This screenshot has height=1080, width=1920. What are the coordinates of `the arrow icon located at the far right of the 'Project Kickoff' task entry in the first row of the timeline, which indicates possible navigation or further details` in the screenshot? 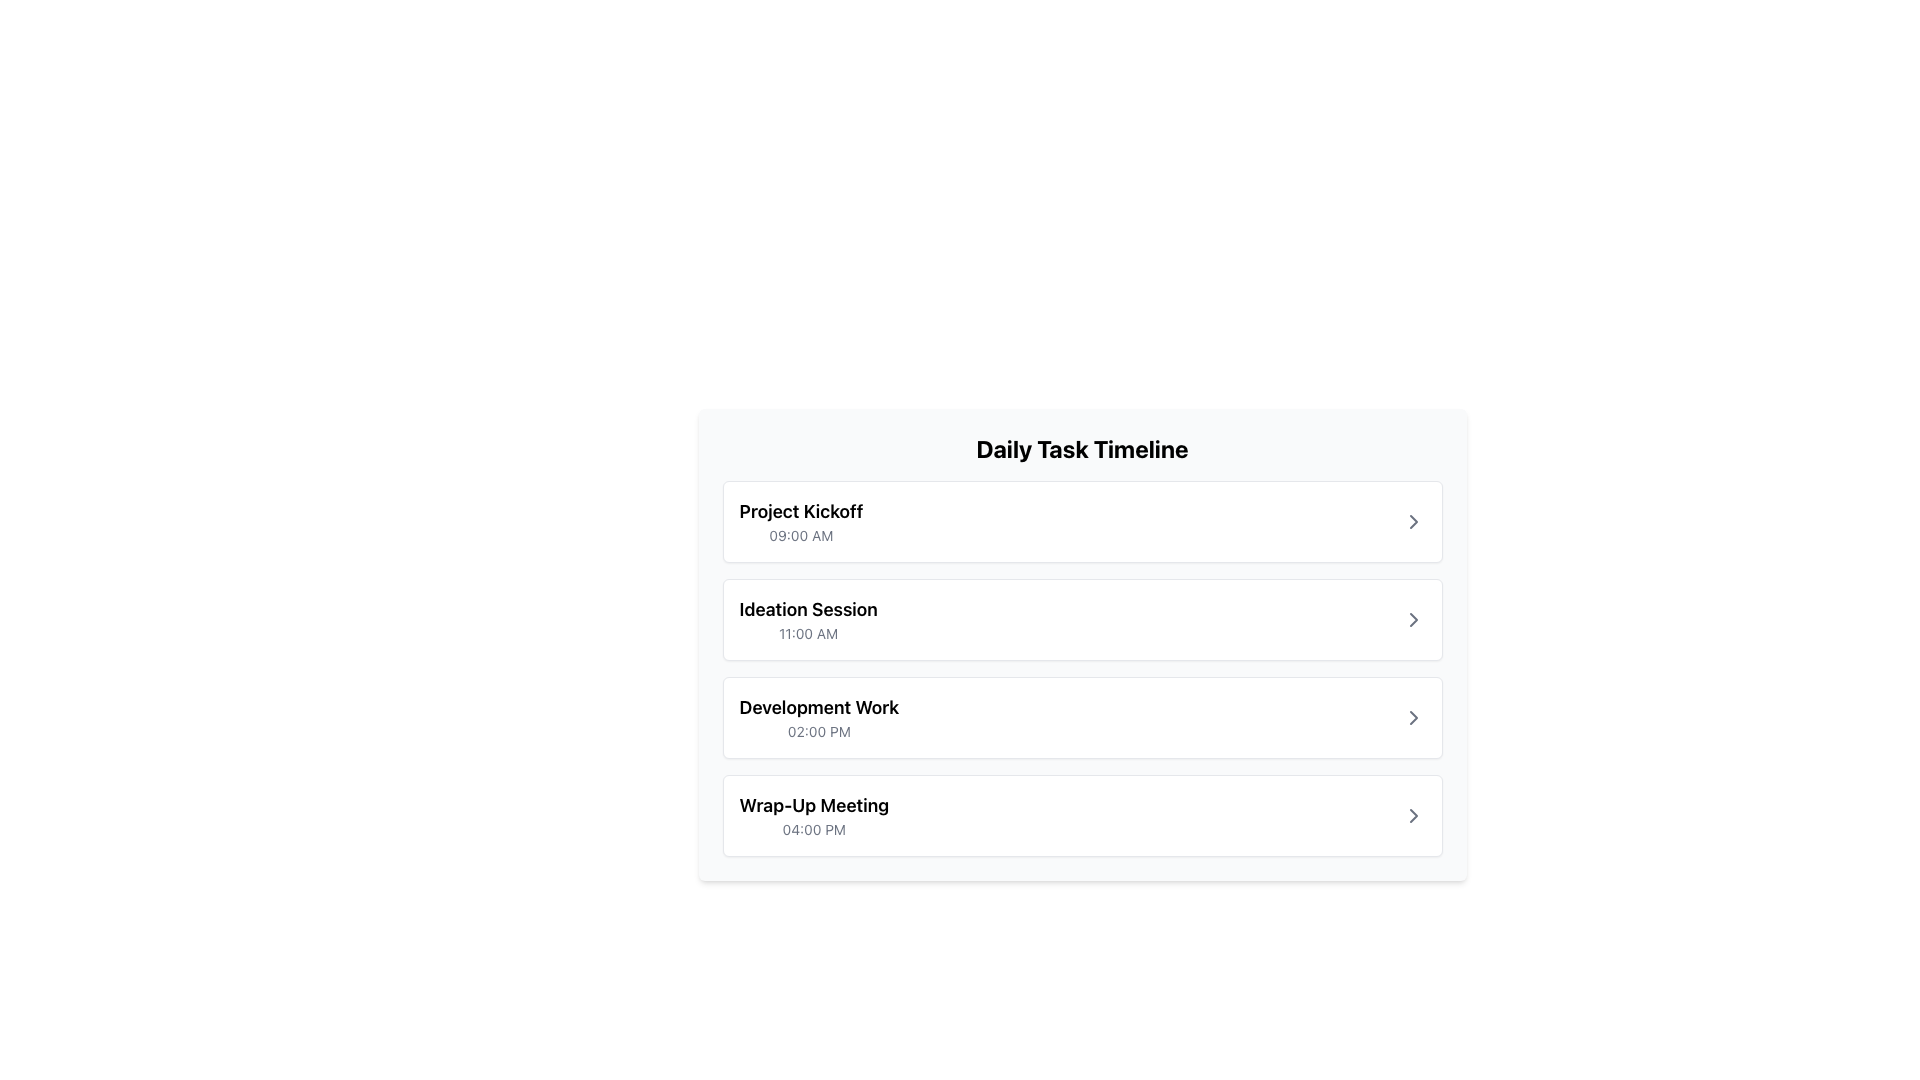 It's located at (1412, 520).